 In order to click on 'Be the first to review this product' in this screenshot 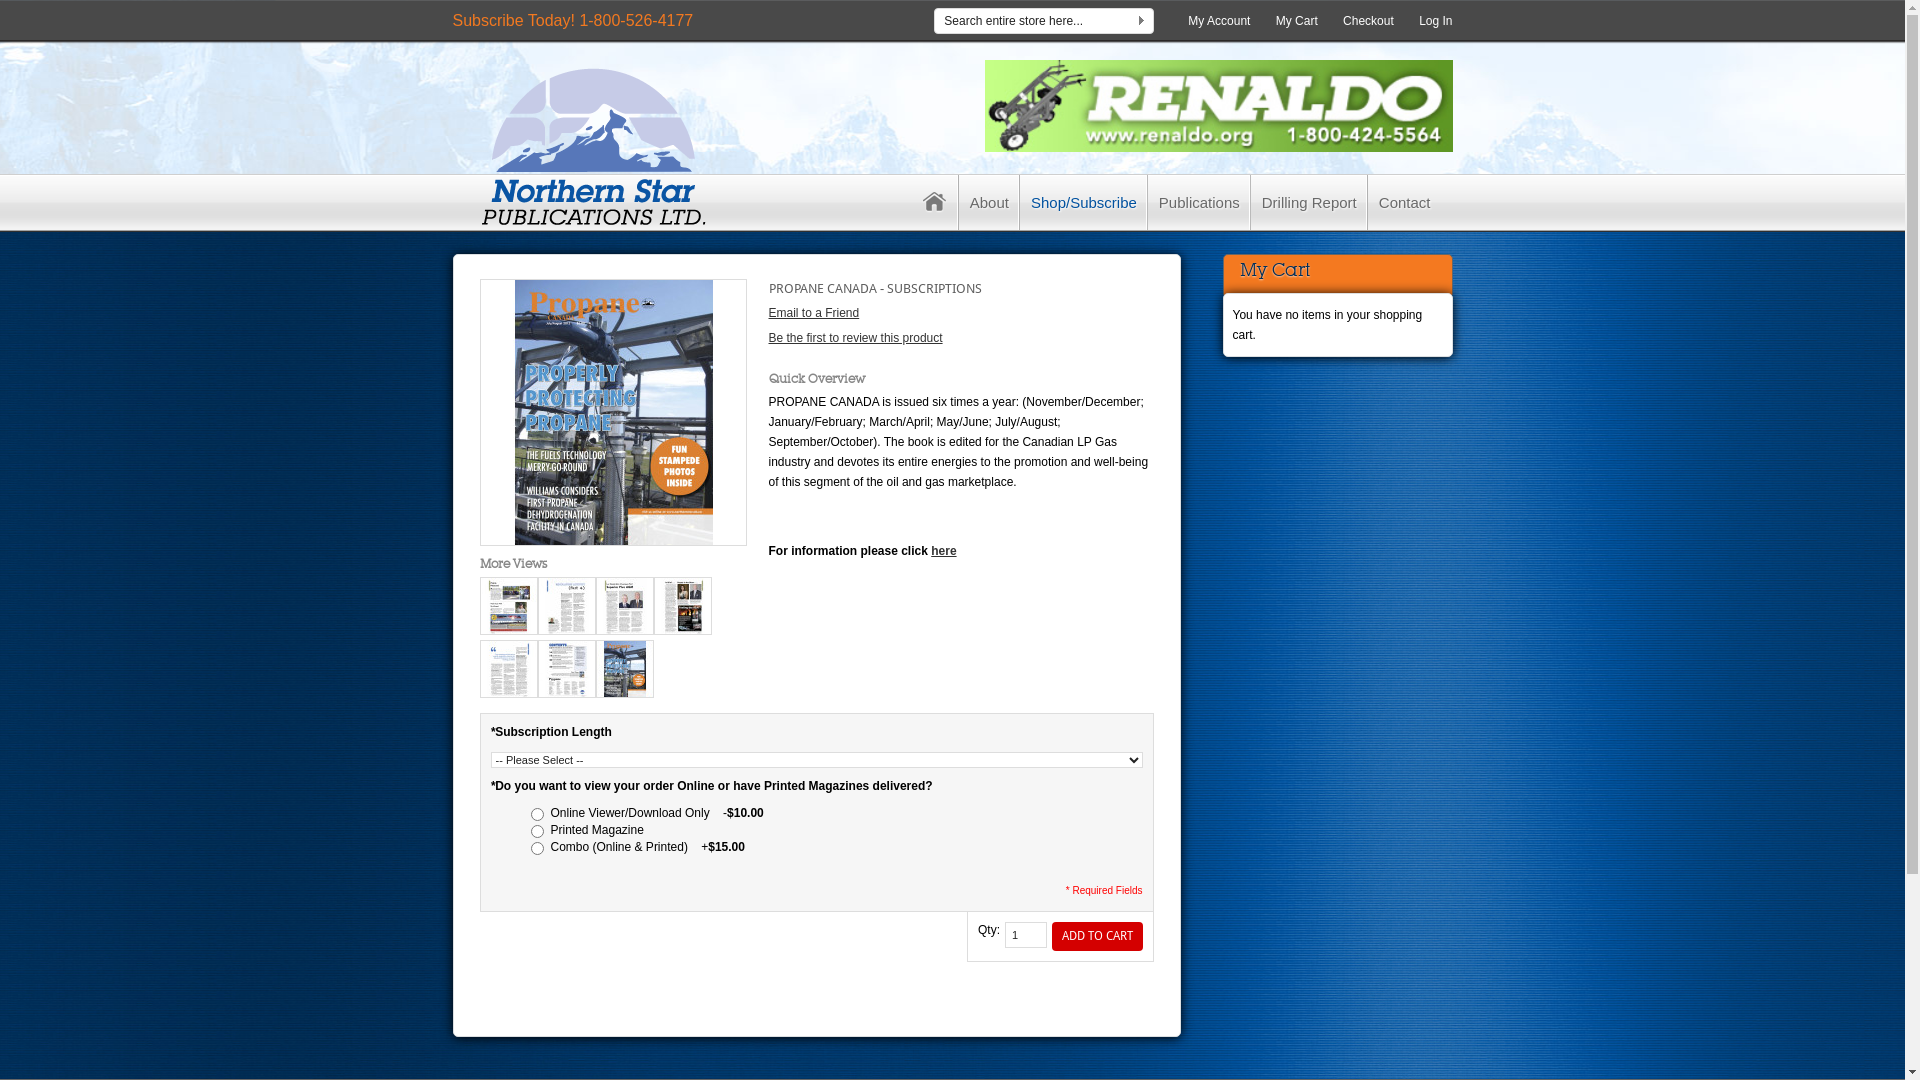, I will do `click(854, 337)`.